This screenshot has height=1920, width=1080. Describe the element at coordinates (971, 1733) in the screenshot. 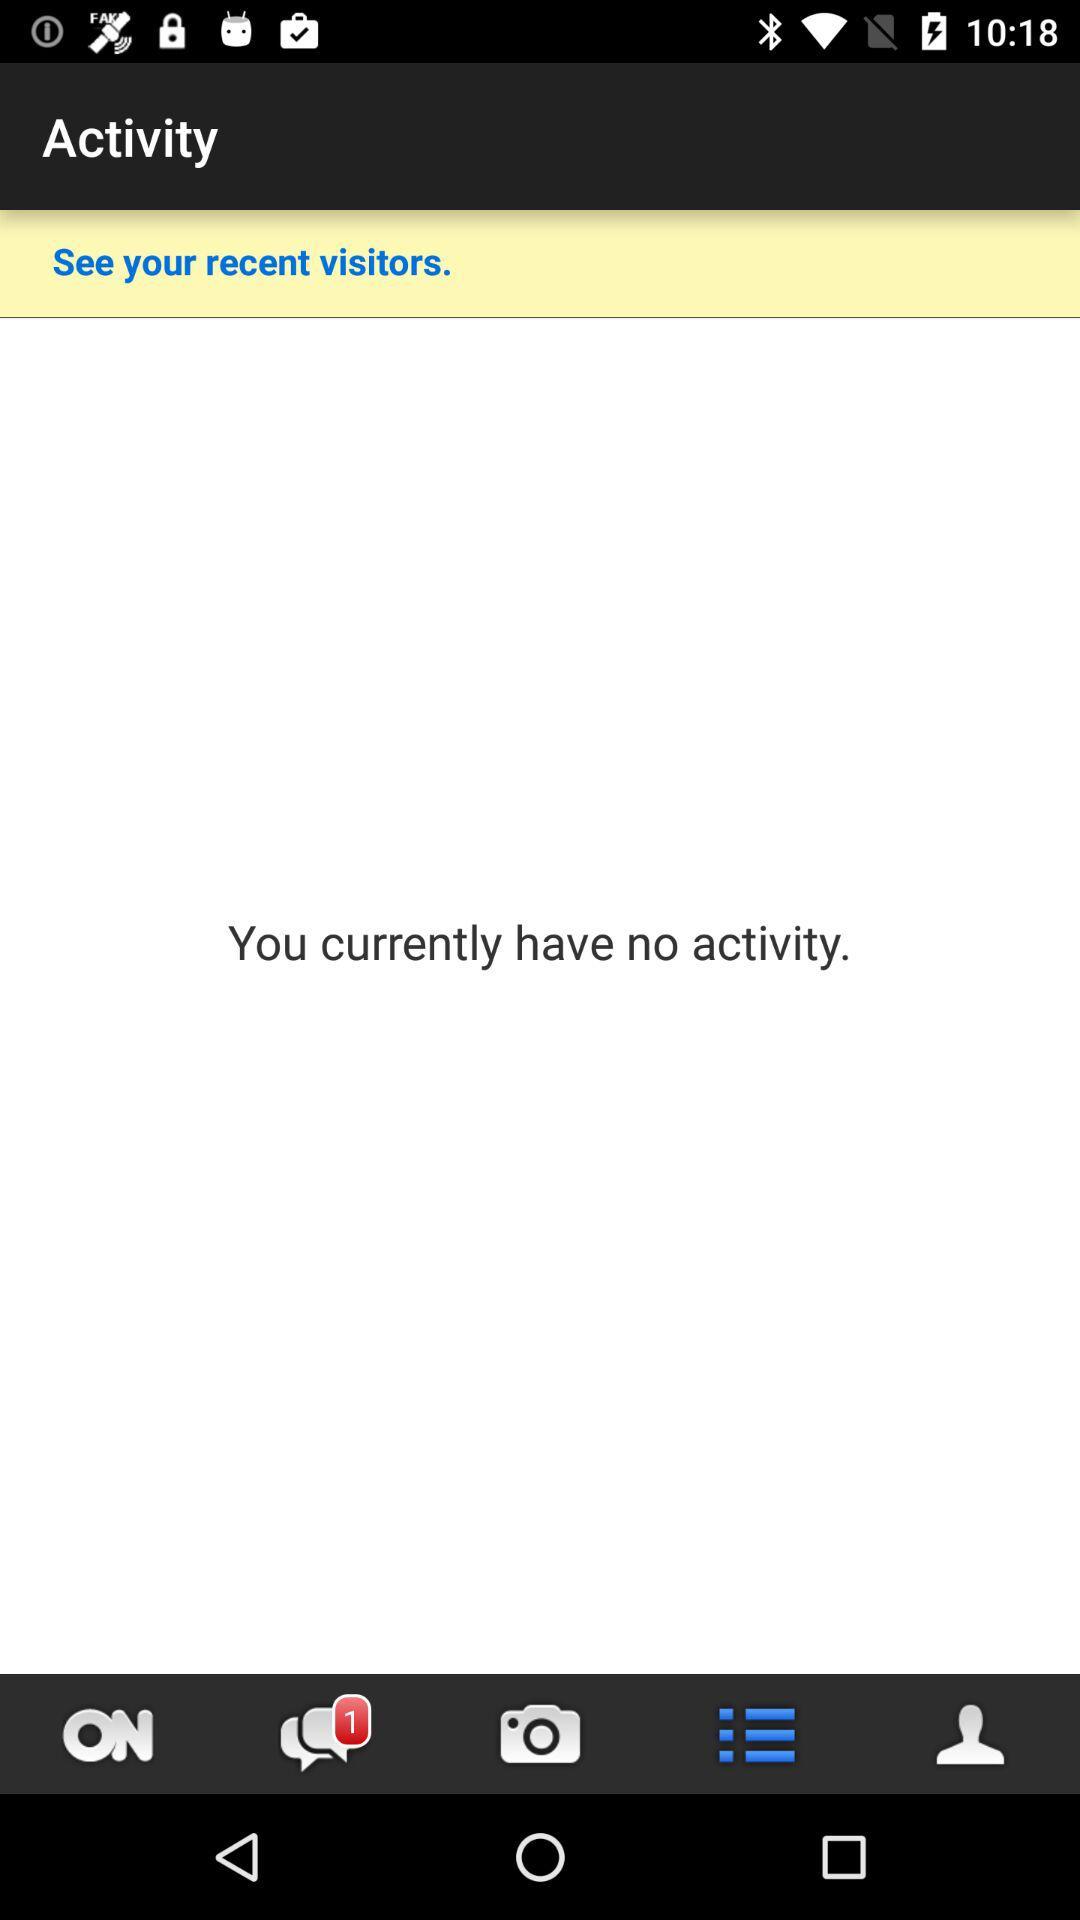

I see `profile` at that location.